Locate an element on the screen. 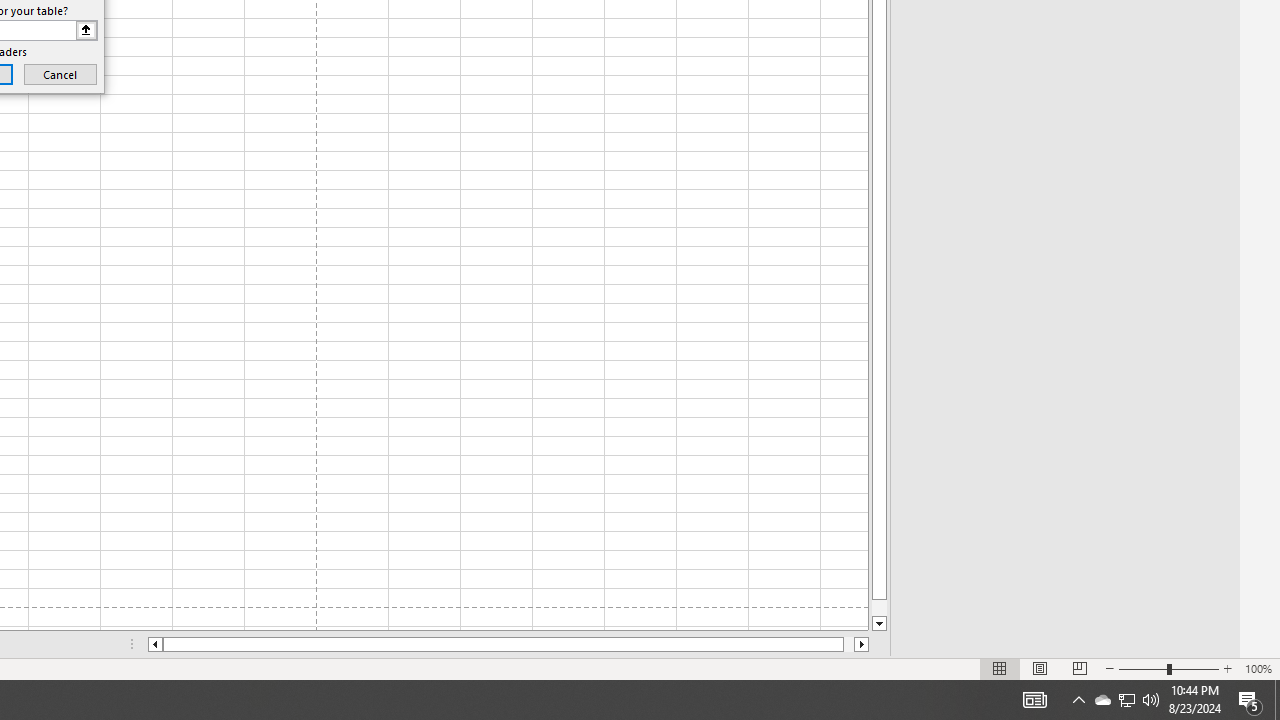 The height and width of the screenshot is (720, 1280). 'Zoom' is located at coordinates (1168, 669).